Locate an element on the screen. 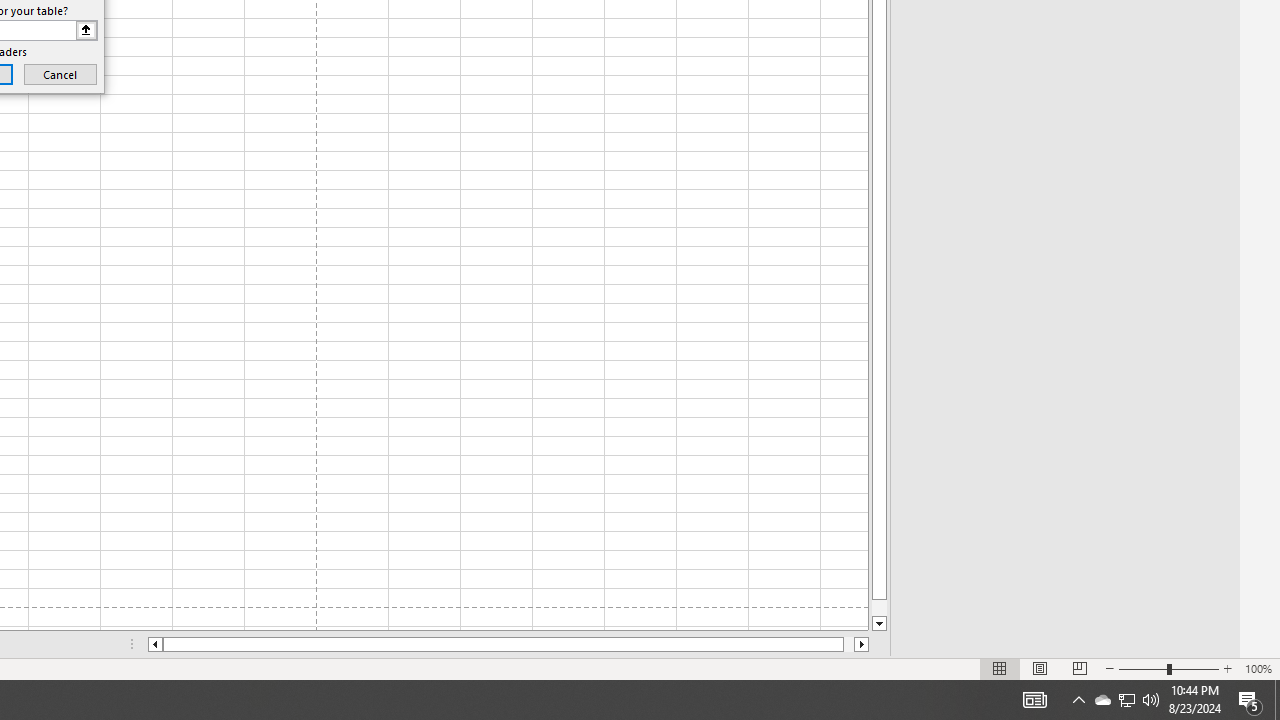 The height and width of the screenshot is (720, 1280). 'Zoom' is located at coordinates (1168, 669).